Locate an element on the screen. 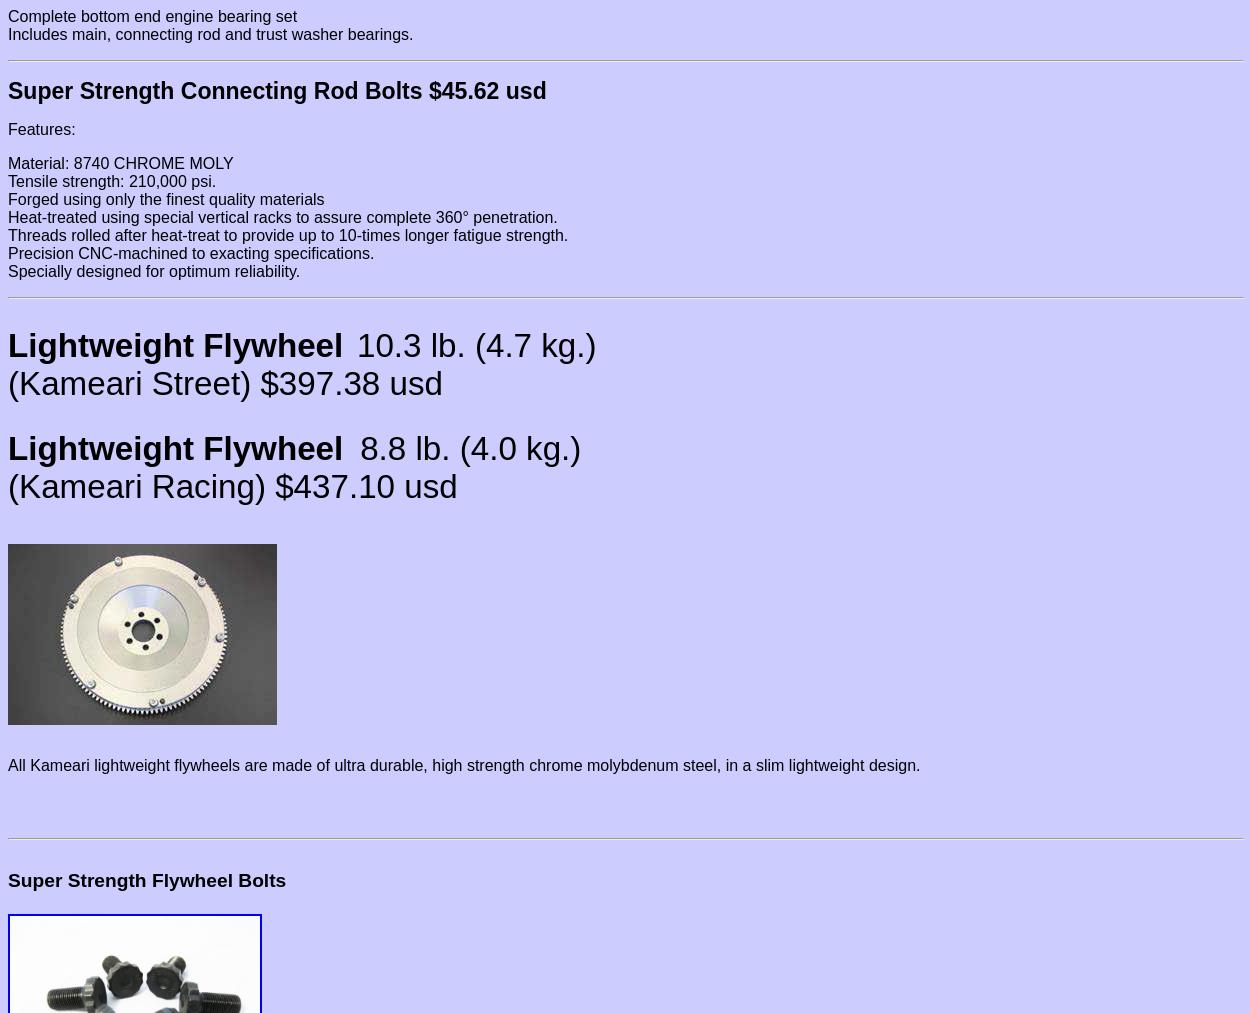 Image resolution: width=1250 pixels, height=1013 pixels. 'Precision CNC-machined to exacting specifications.' is located at coordinates (8, 252).